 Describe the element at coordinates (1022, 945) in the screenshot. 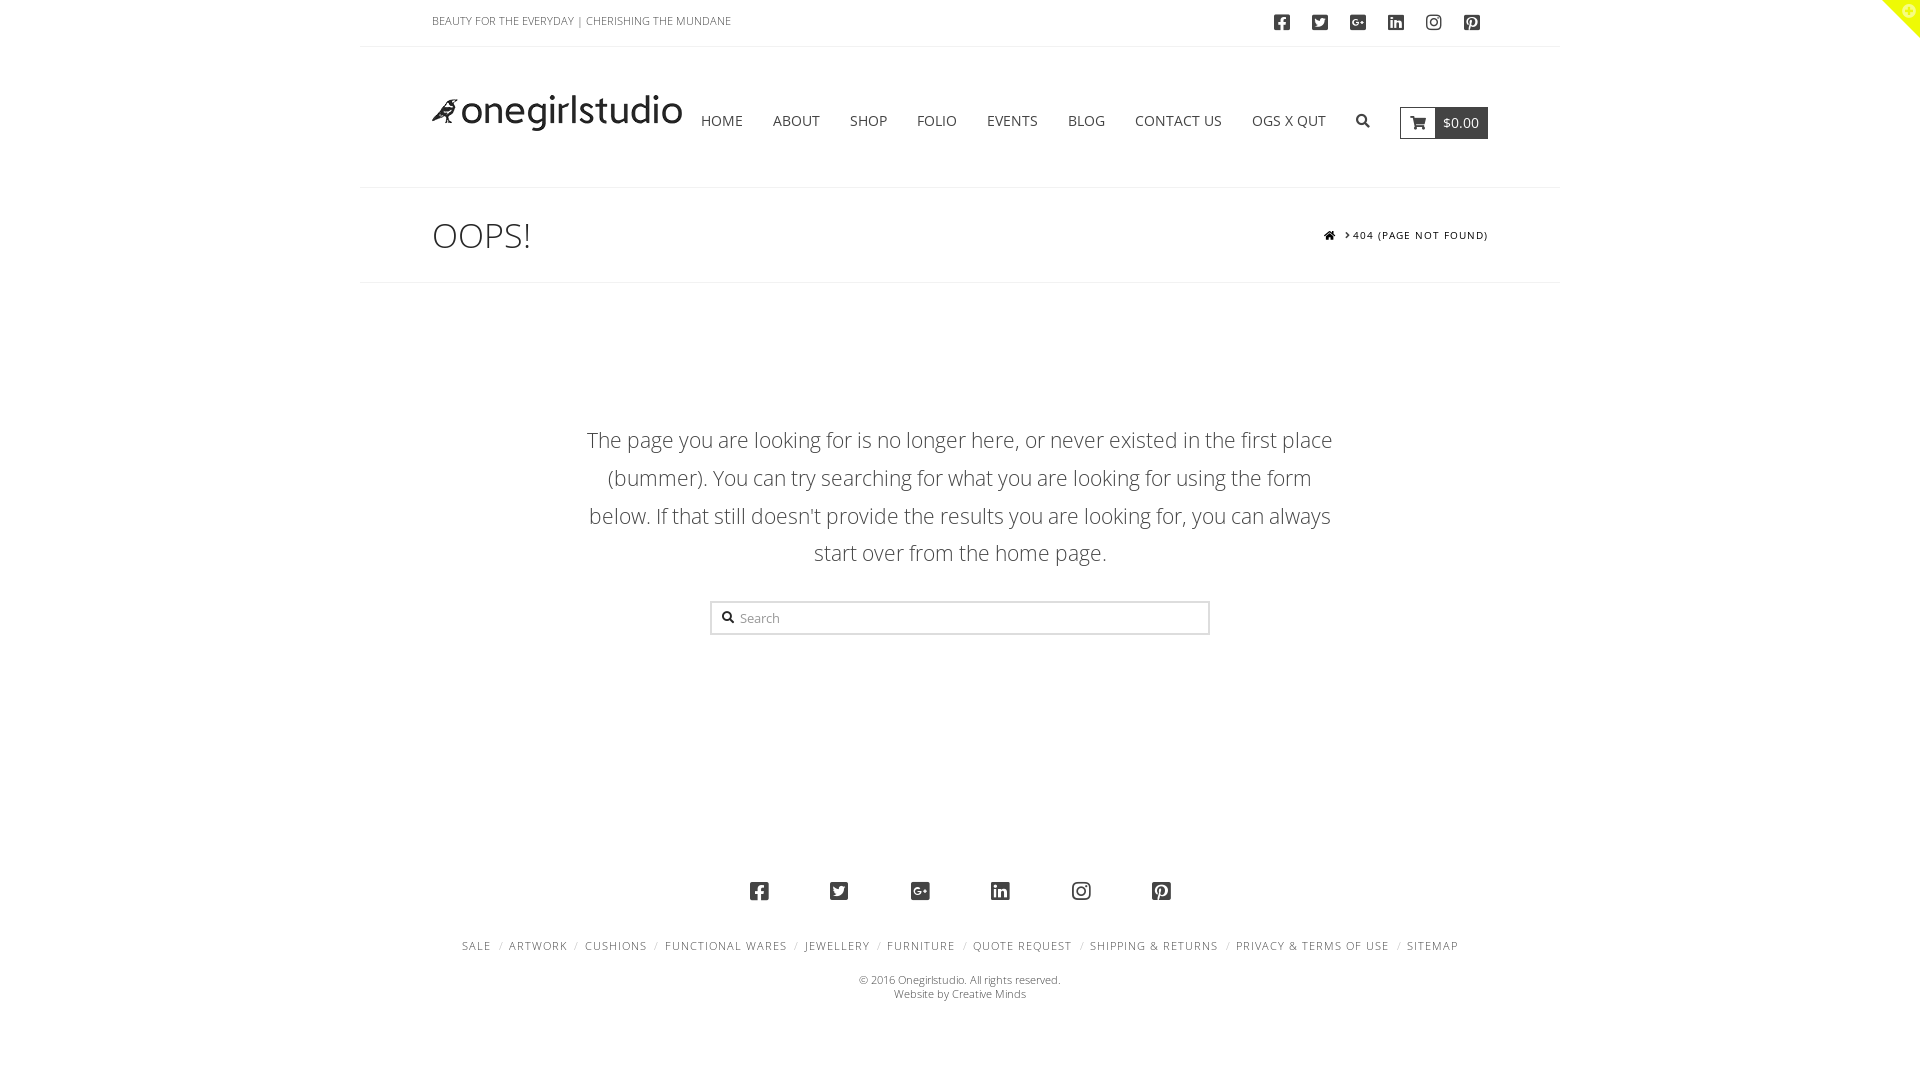

I see `'QUOTE REQUEST'` at that location.